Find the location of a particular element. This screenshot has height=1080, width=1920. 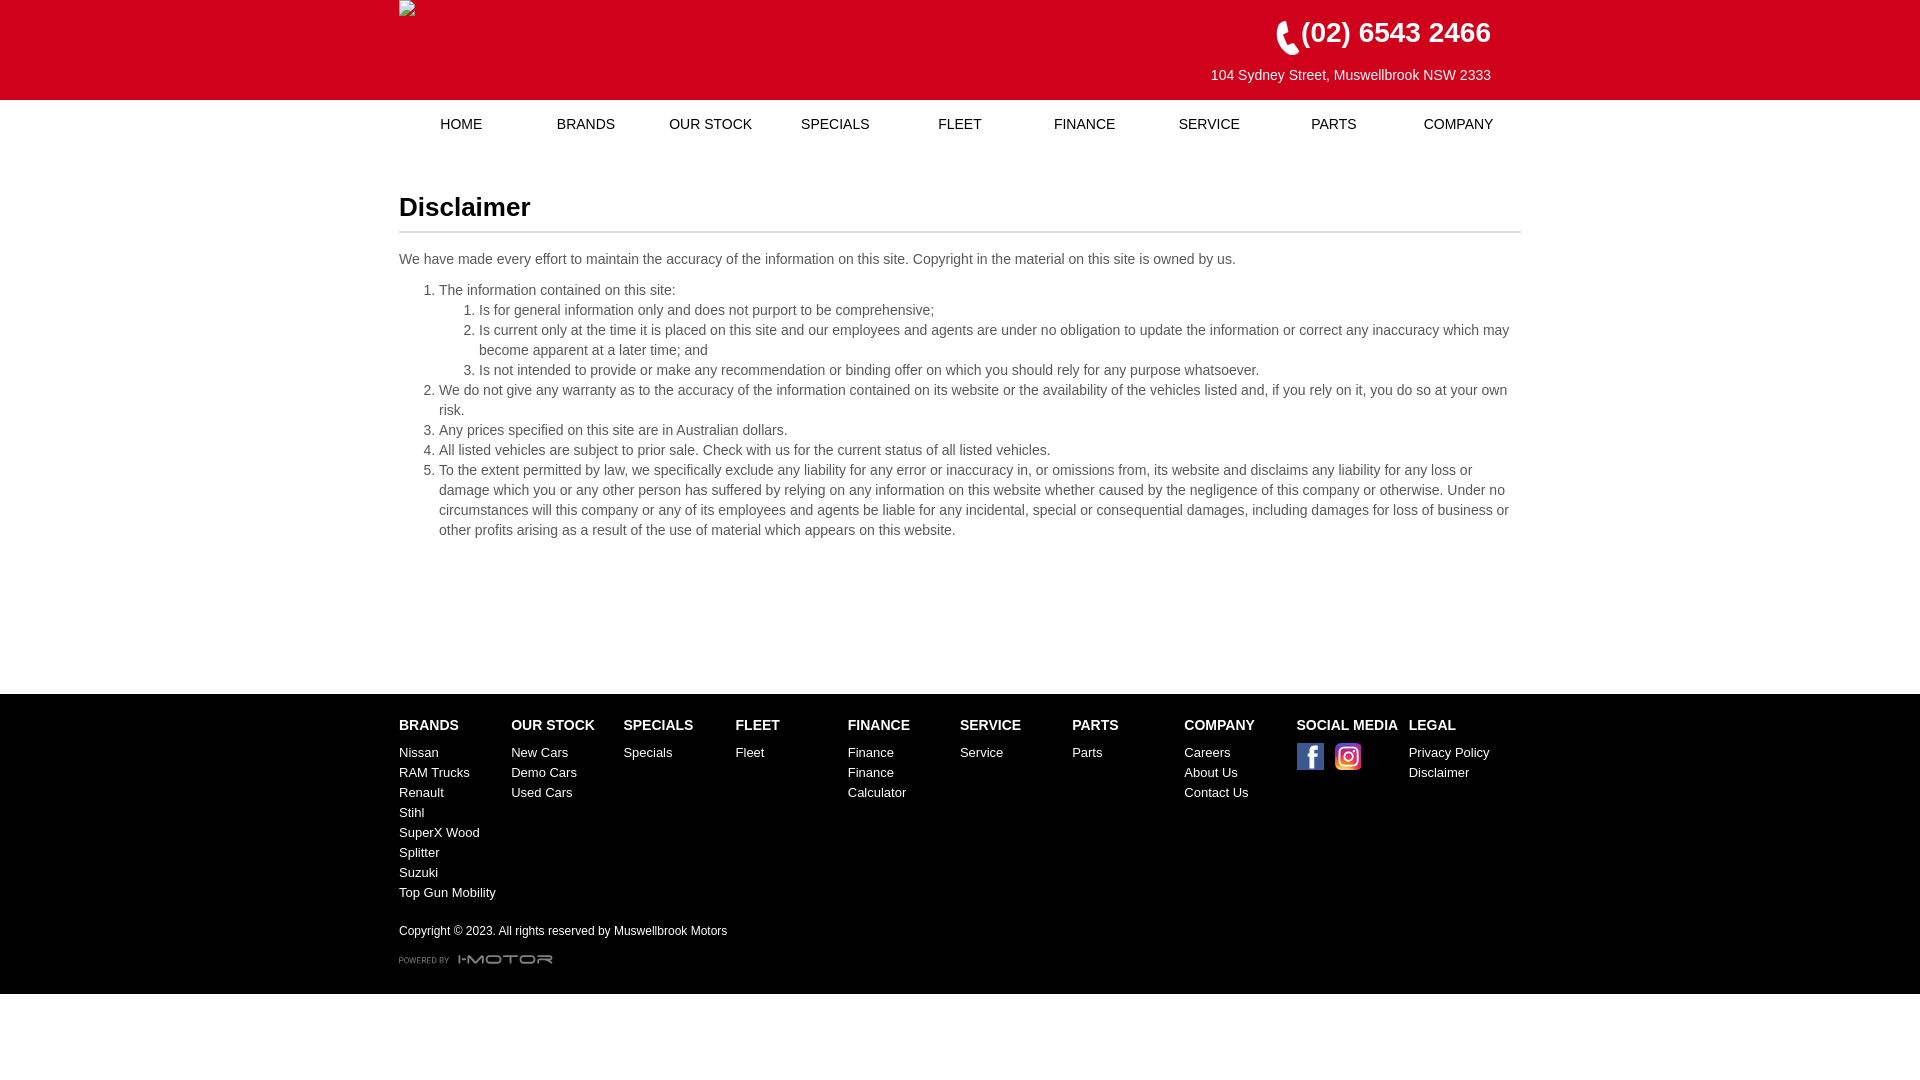

'Service' is located at coordinates (1012, 752).